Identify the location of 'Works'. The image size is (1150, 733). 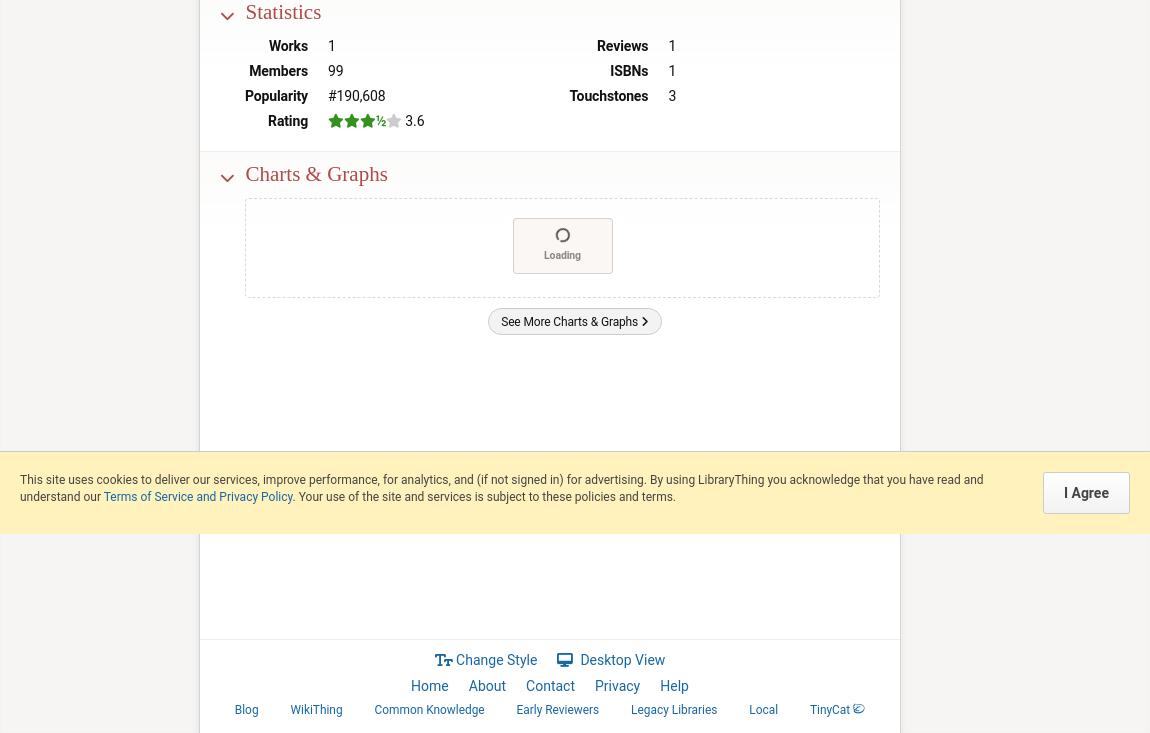
(266, 44).